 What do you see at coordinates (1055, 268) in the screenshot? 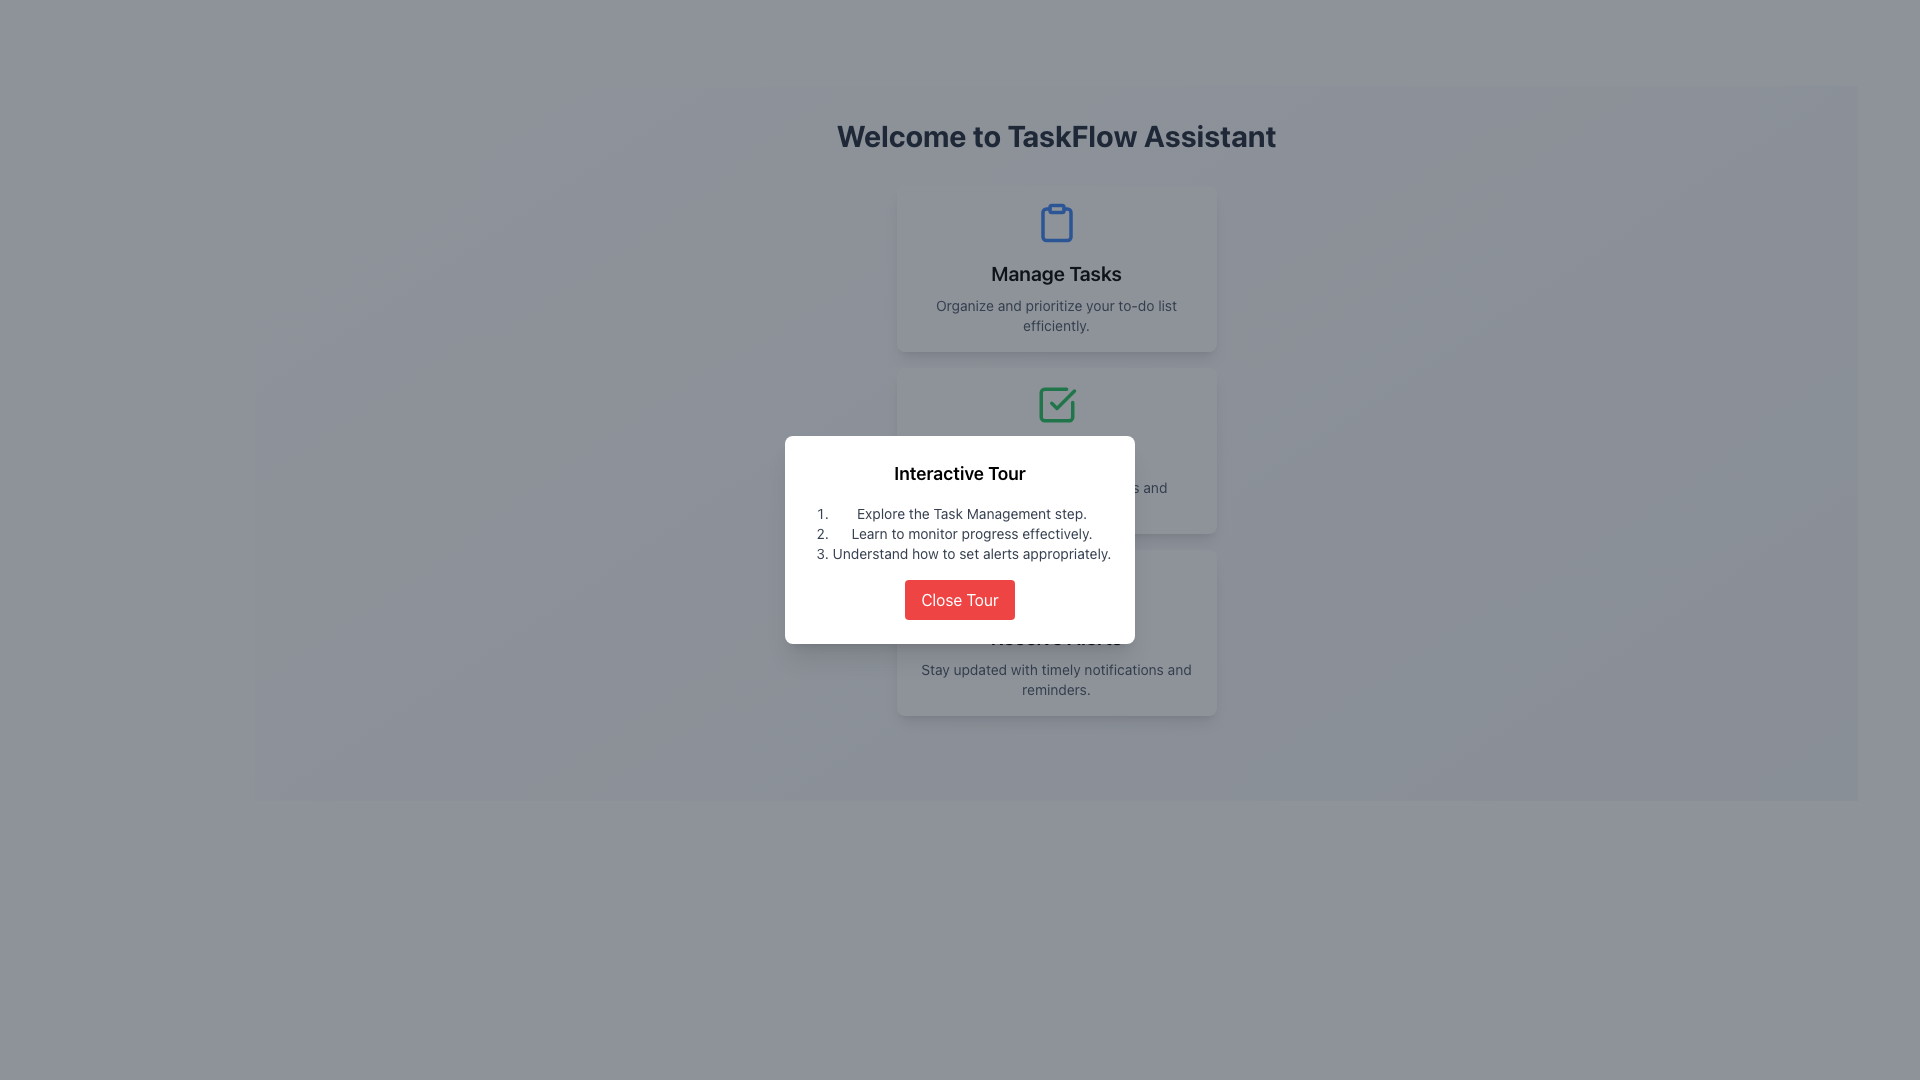
I see `the first Informational Card titled 'Welcome to TaskFlow Assistant' by clicking on it, as it is positioned centrally in the interface and is the first card in the list` at bounding box center [1055, 268].